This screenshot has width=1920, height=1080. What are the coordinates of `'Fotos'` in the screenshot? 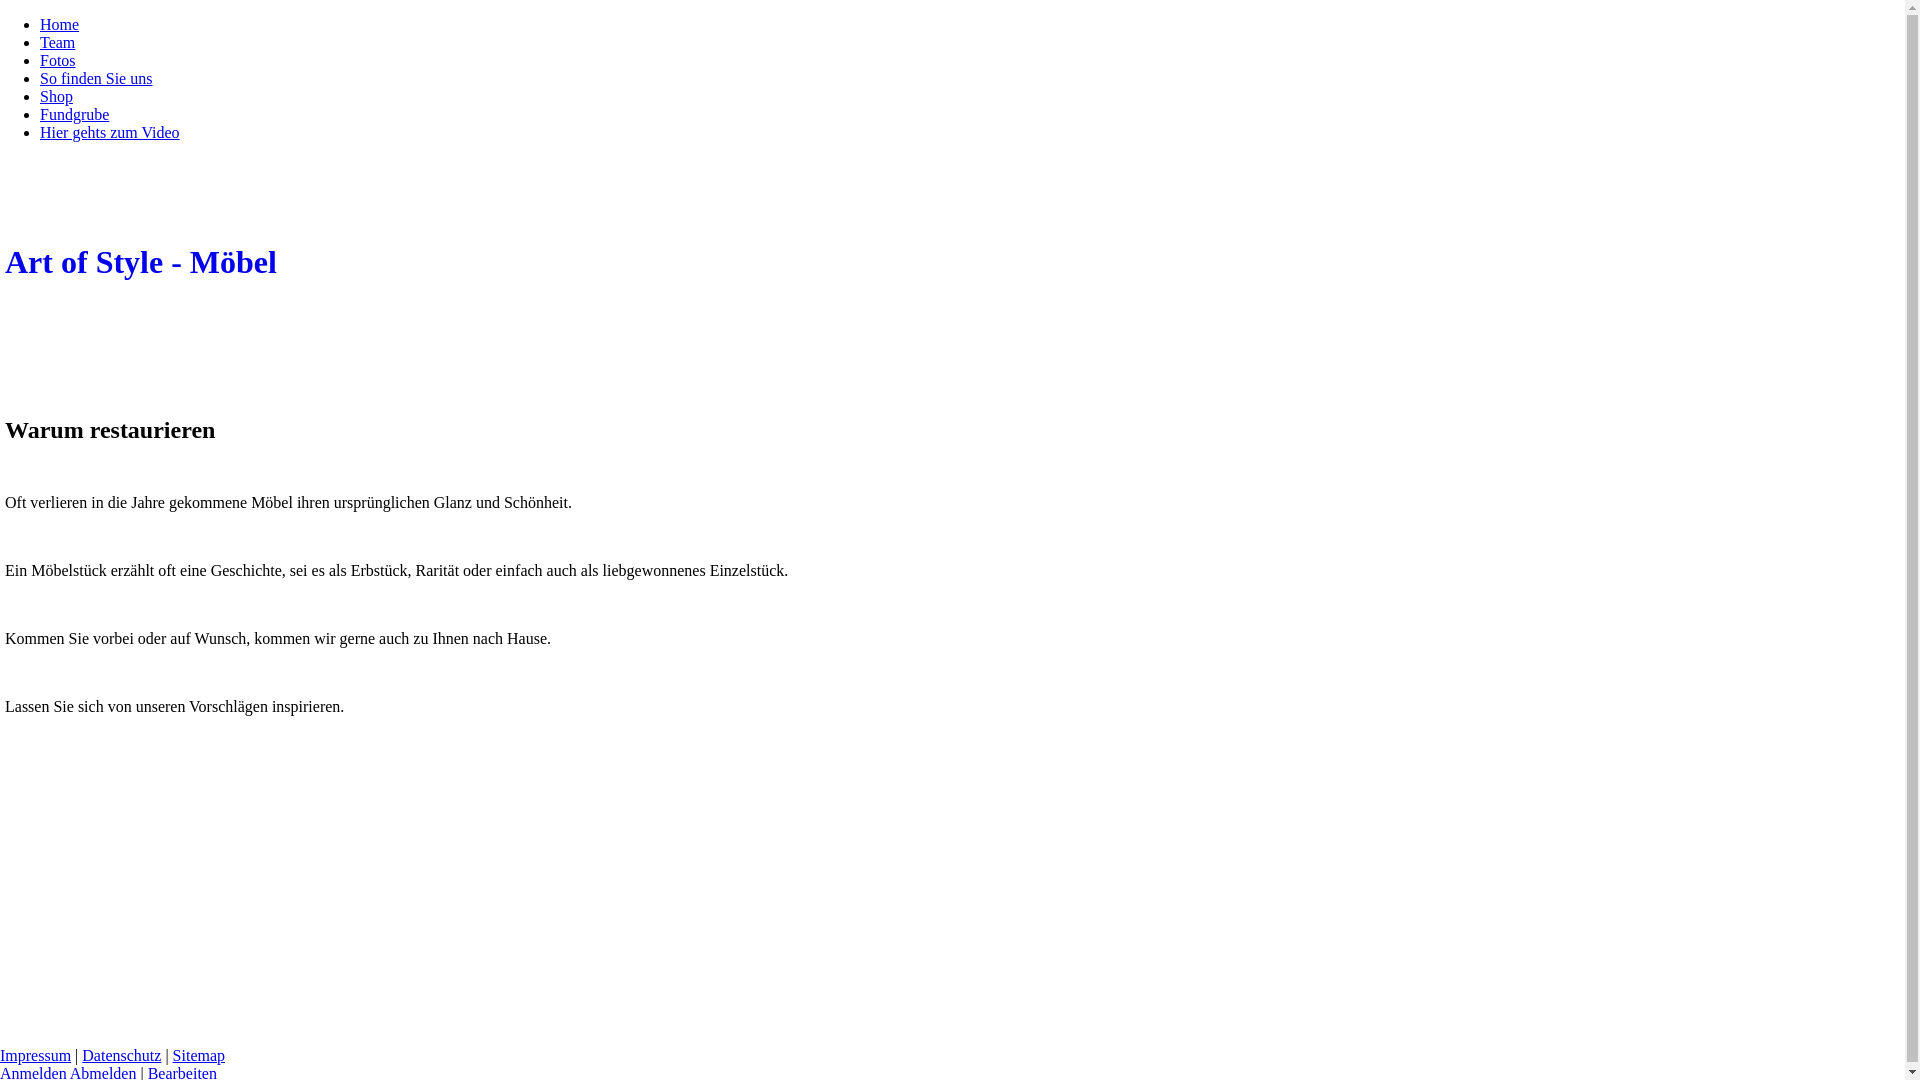 It's located at (57, 59).